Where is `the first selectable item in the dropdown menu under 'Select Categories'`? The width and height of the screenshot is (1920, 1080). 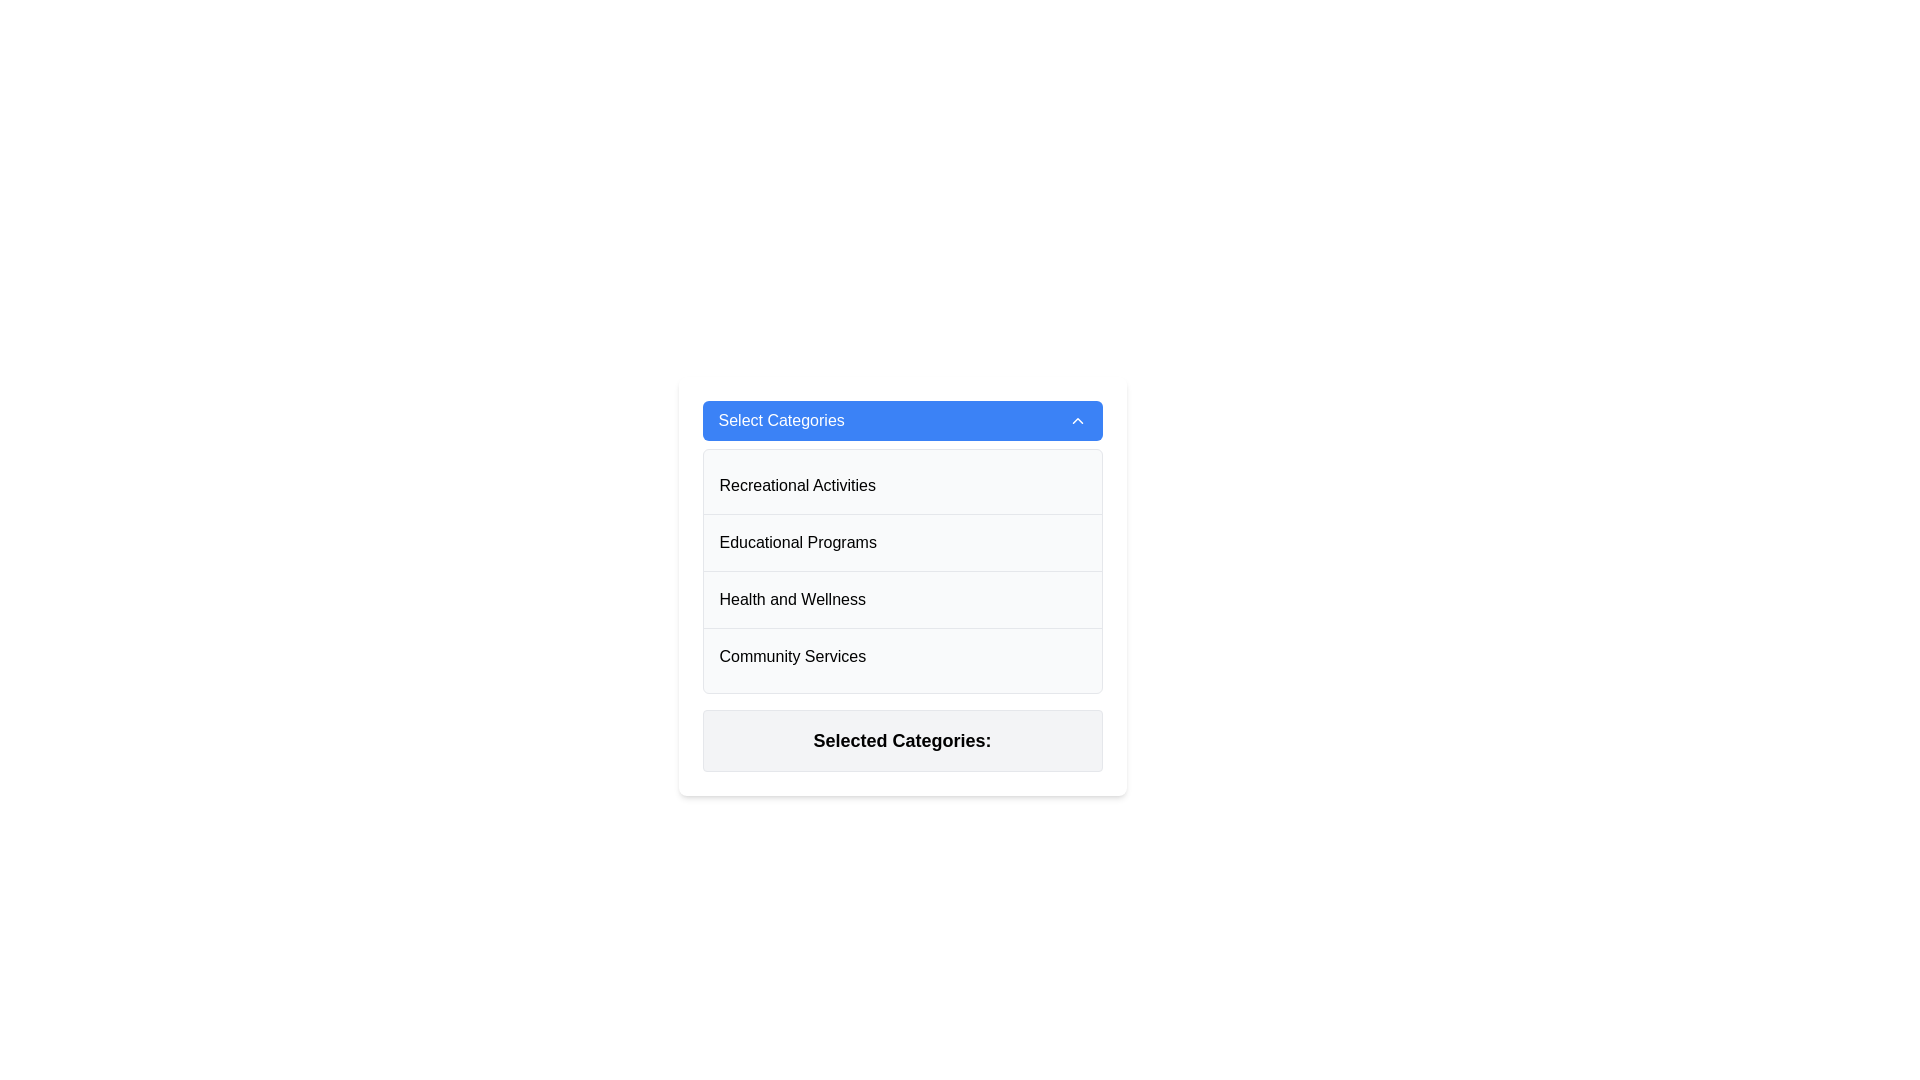 the first selectable item in the dropdown menu under 'Select Categories' is located at coordinates (901, 486).